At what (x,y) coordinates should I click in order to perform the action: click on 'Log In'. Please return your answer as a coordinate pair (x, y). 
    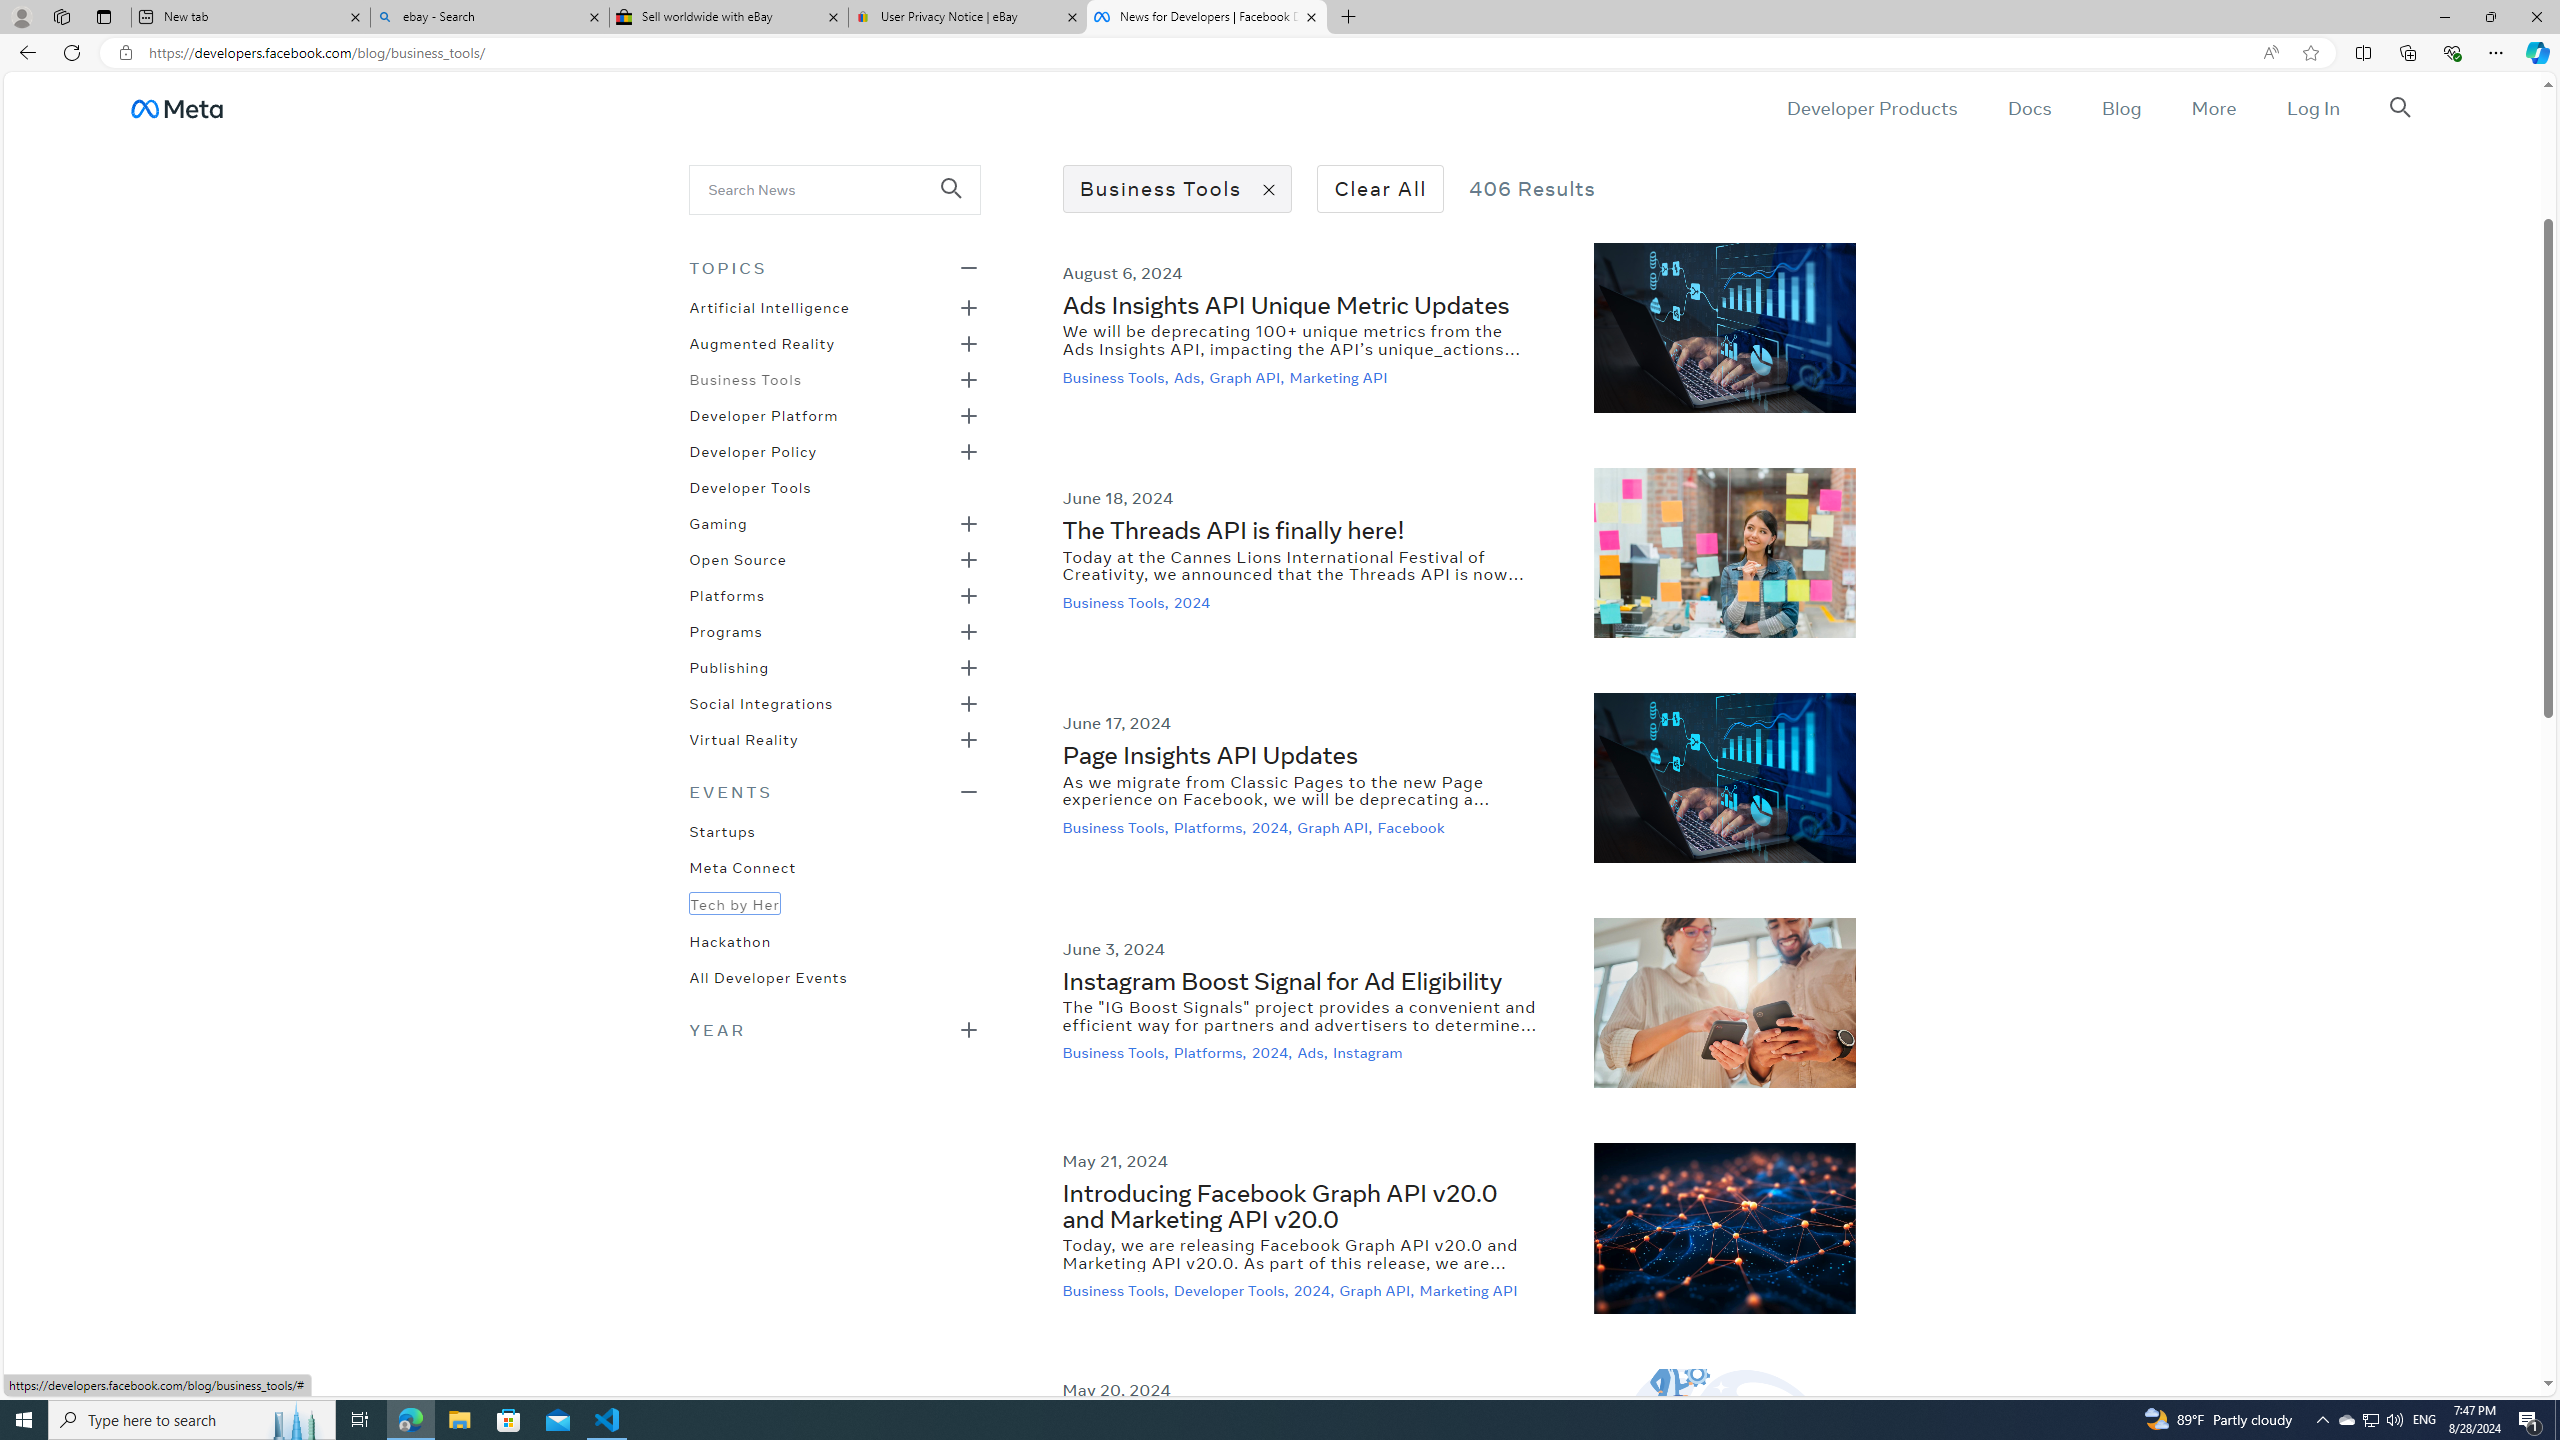
    Looking at the image, I should click on (2311, 107).